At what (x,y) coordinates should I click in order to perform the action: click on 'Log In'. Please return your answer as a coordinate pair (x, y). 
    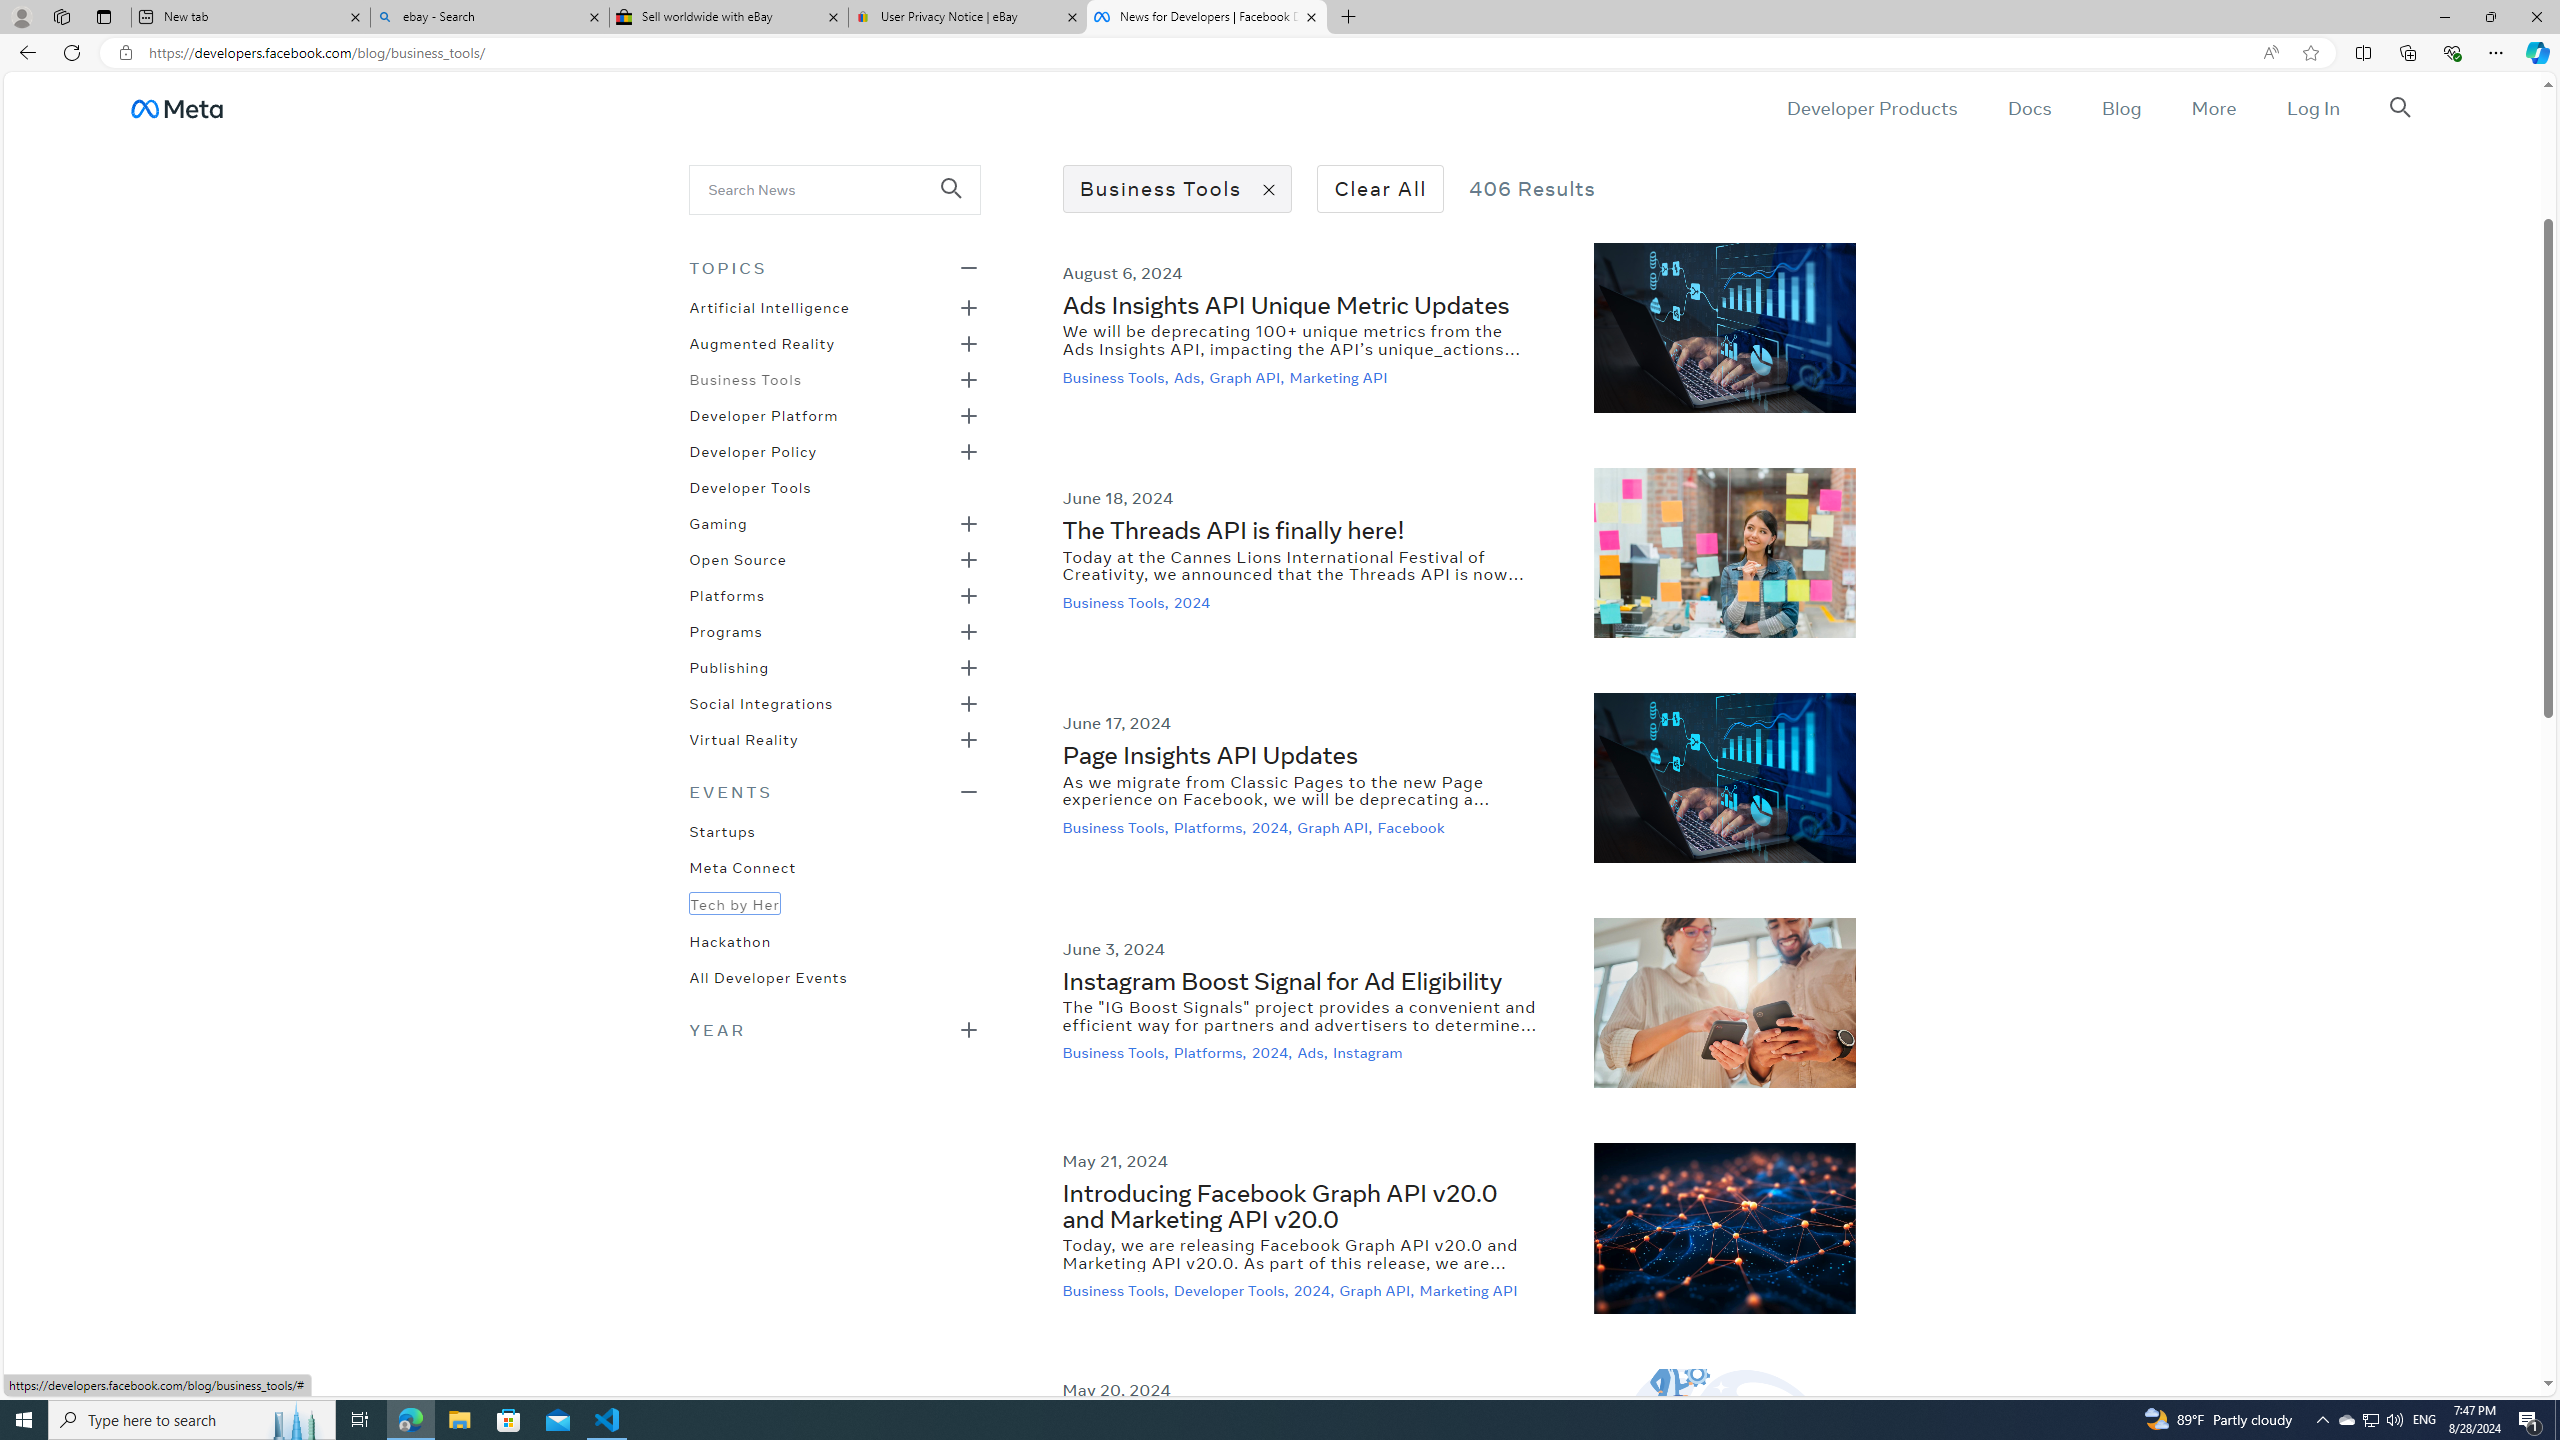
    Looking at the image, I should click on (2311, 107).